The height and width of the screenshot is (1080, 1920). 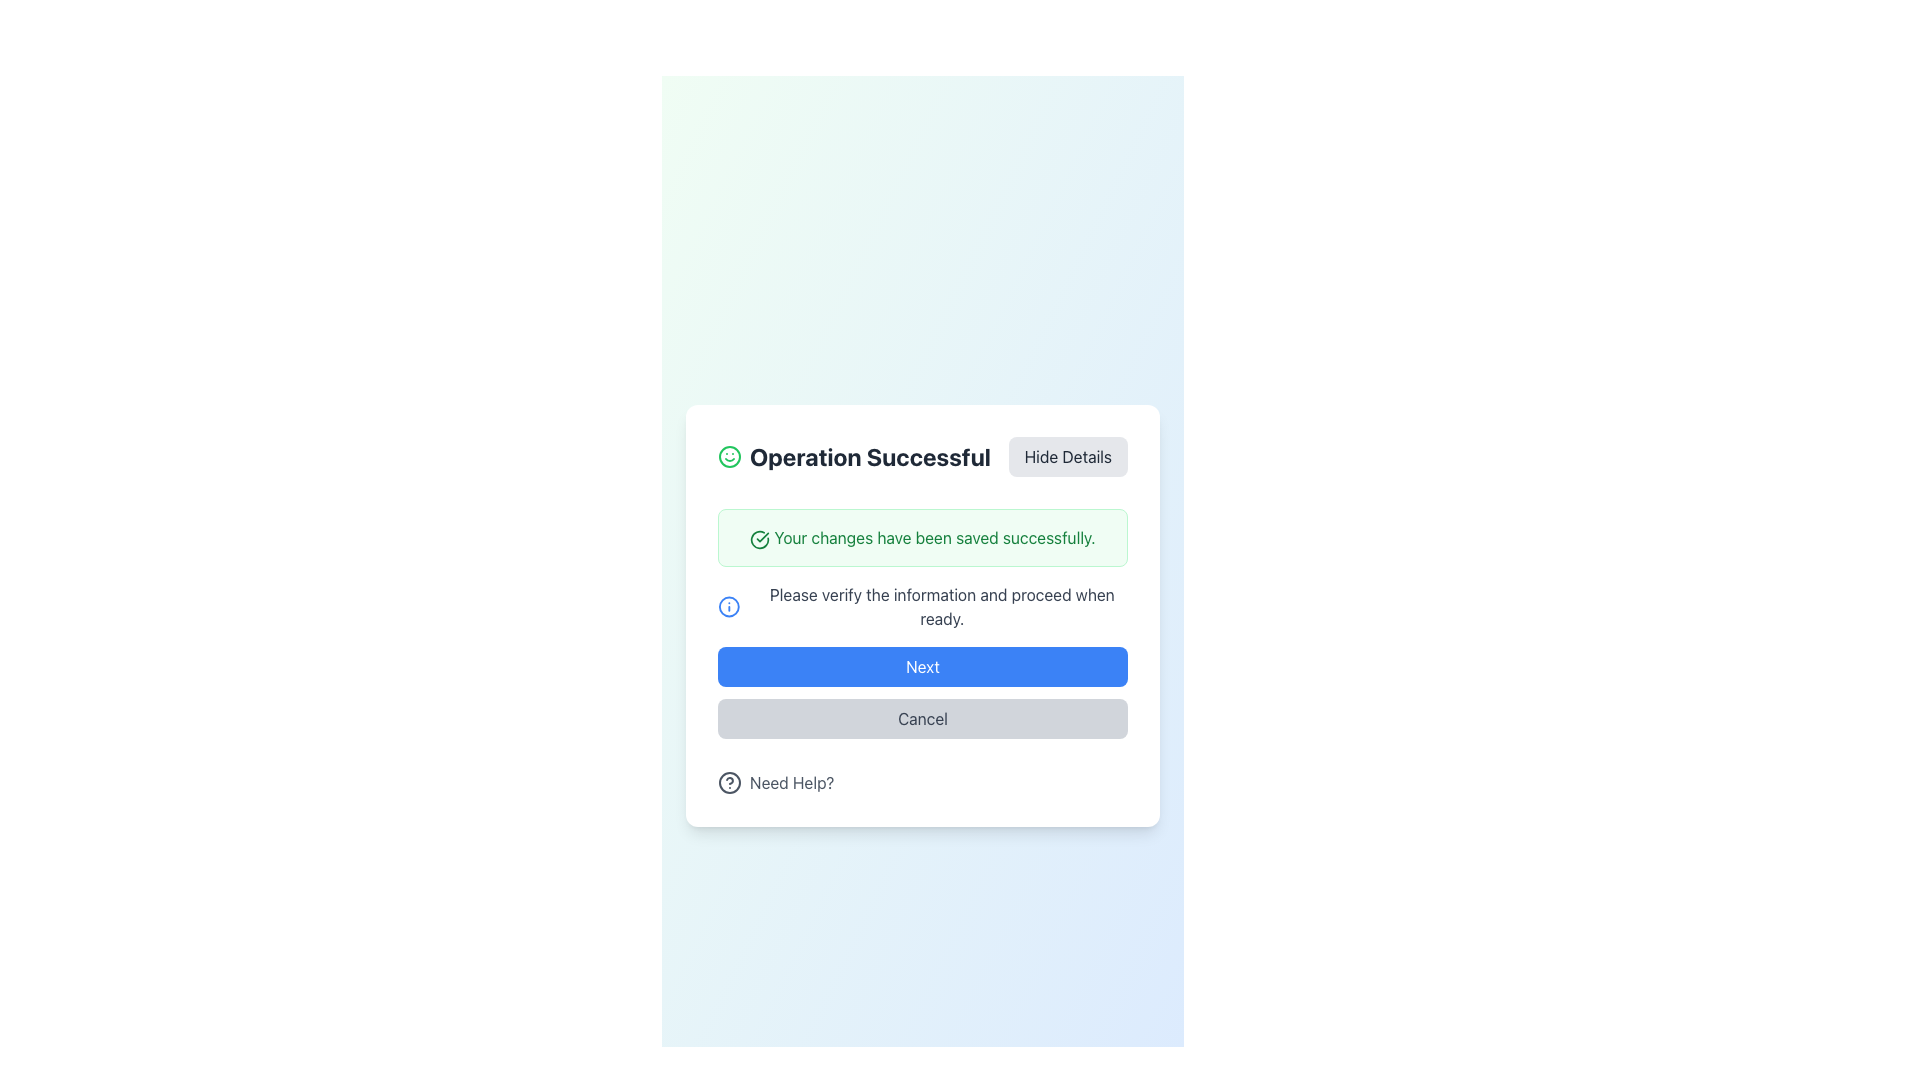 I want to click on the circular graphical indicator located near the top-left corner of the inner message box within the SVG graphic, so click(x=728, y=605).